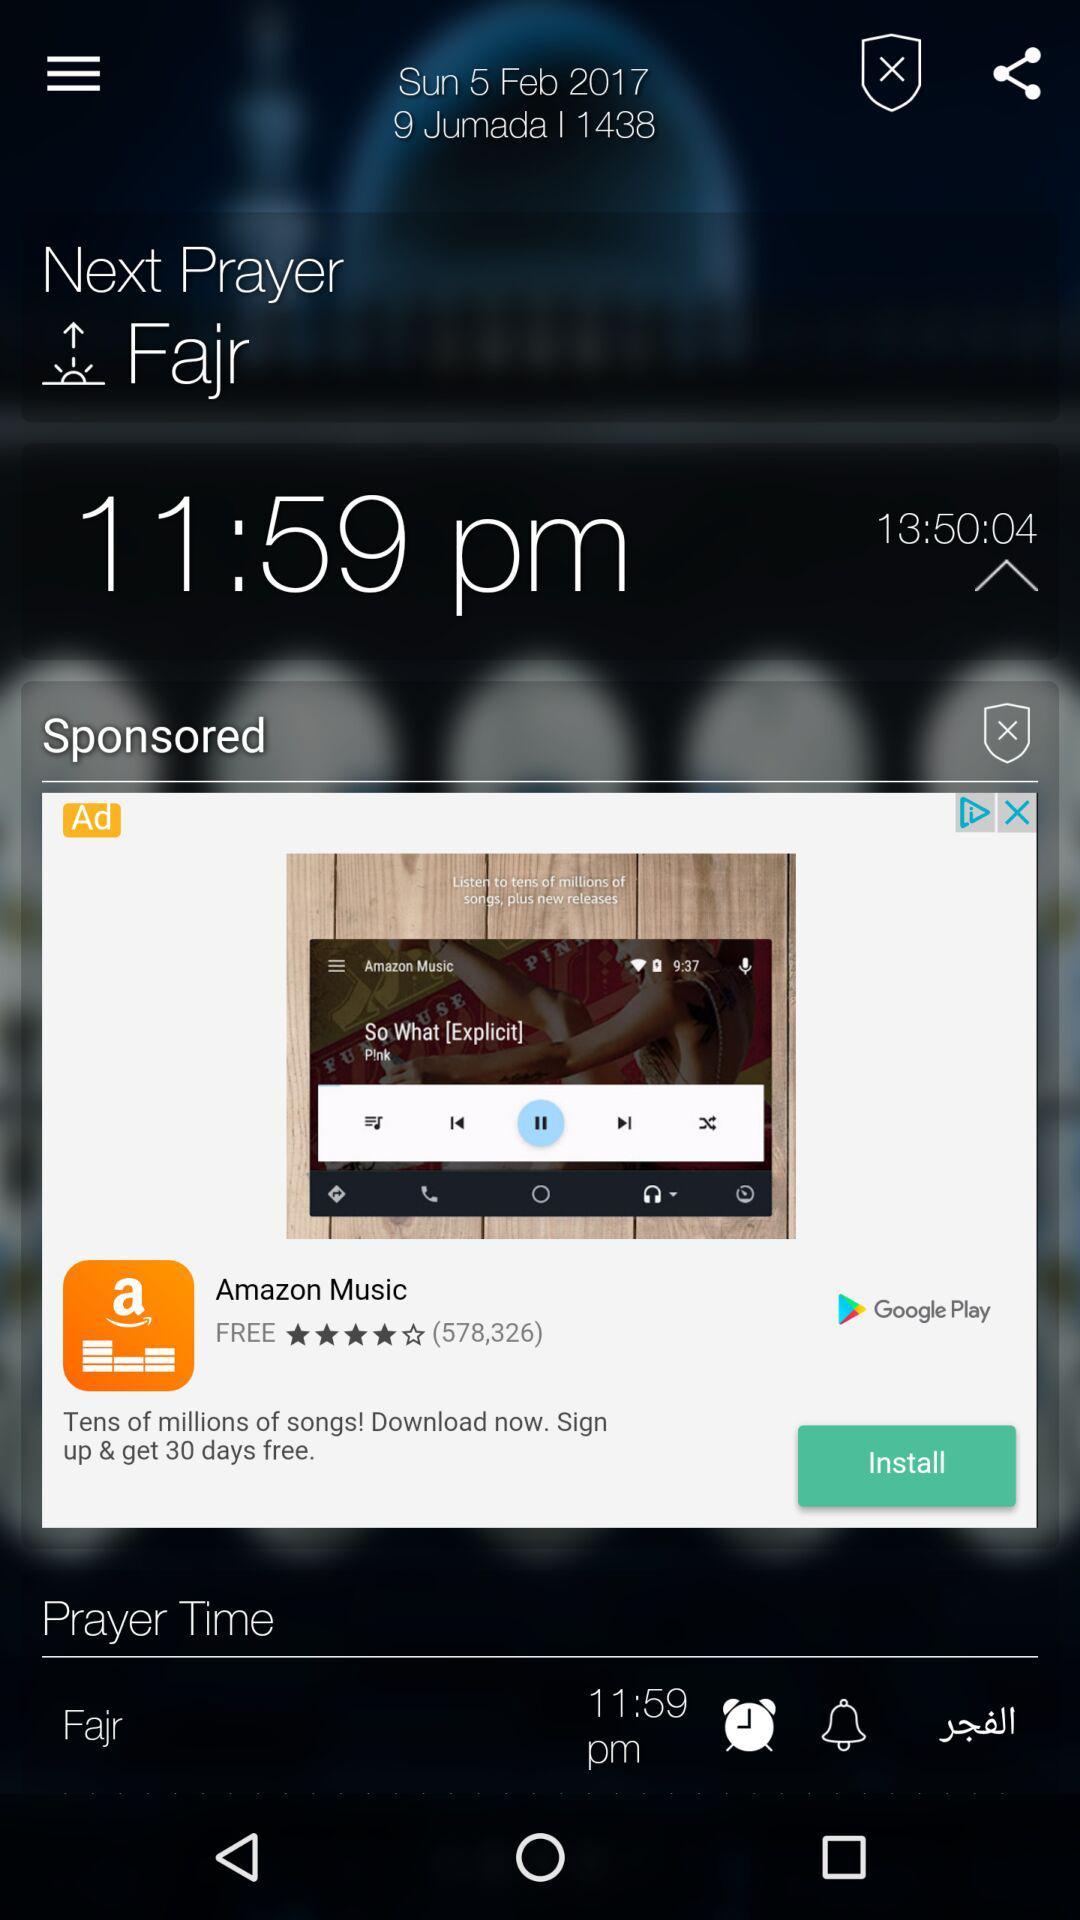 The image size is (1080, 1920). What do you see at coordinates (749, 1723) in the screenshot?
I see `clock` at bounding box center [749, 1723].